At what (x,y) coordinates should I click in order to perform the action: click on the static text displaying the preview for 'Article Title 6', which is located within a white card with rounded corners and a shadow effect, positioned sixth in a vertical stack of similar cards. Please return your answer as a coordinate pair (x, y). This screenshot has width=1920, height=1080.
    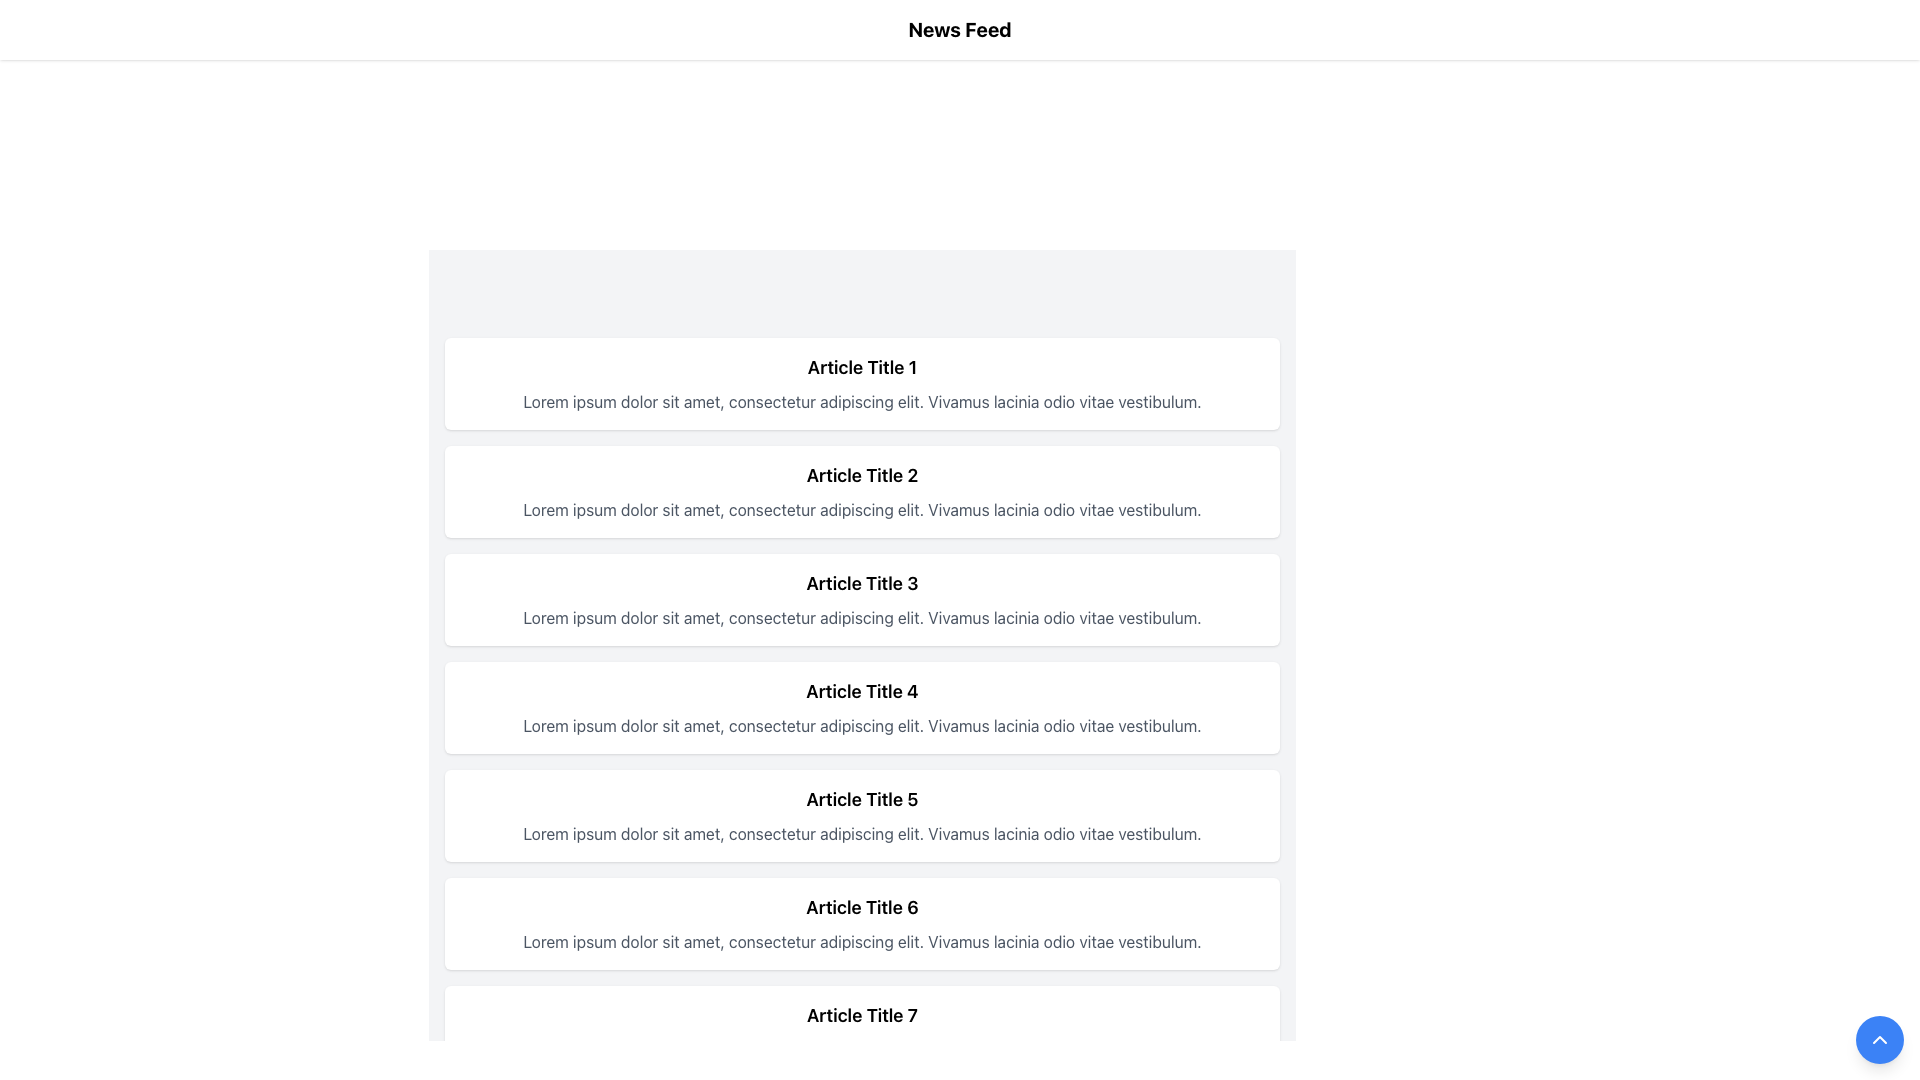
    Looking at the image, I should click on (862, 941).